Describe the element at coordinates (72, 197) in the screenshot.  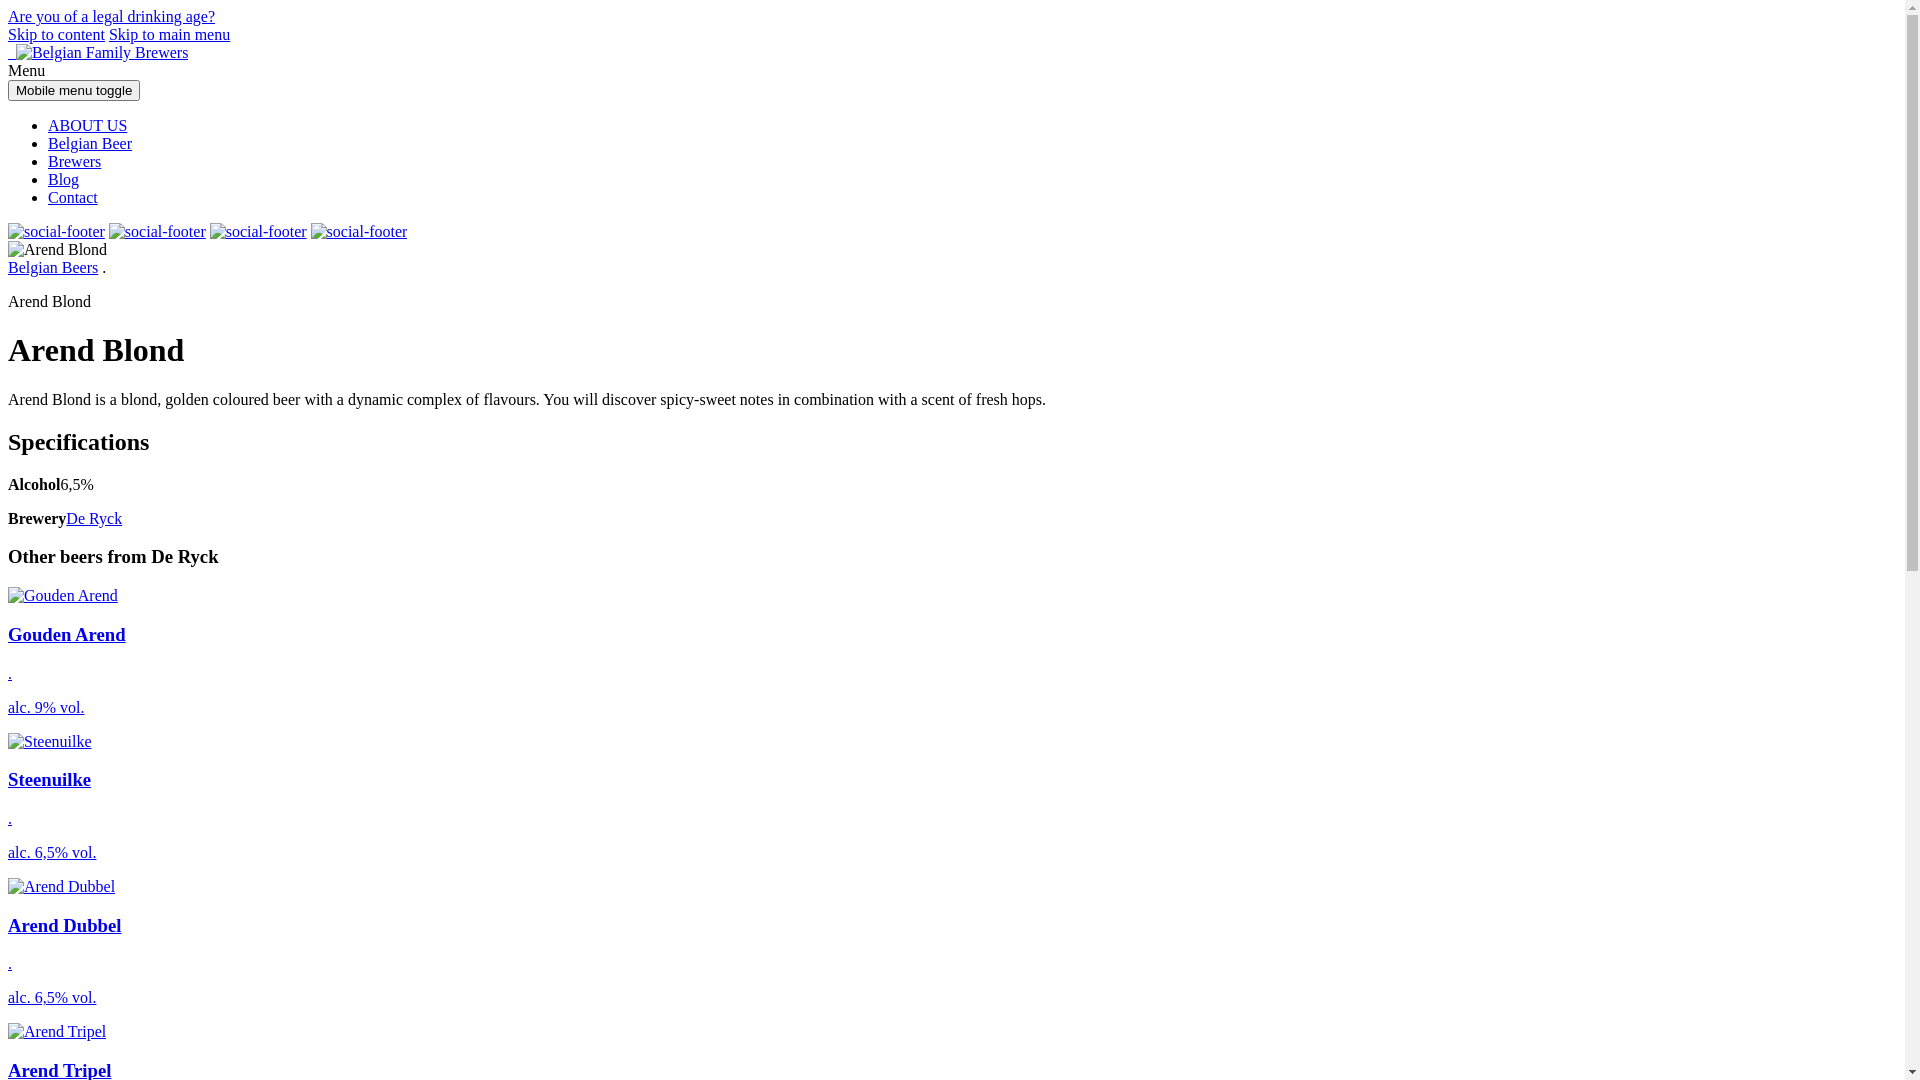
I see `'Contact'` at that location.